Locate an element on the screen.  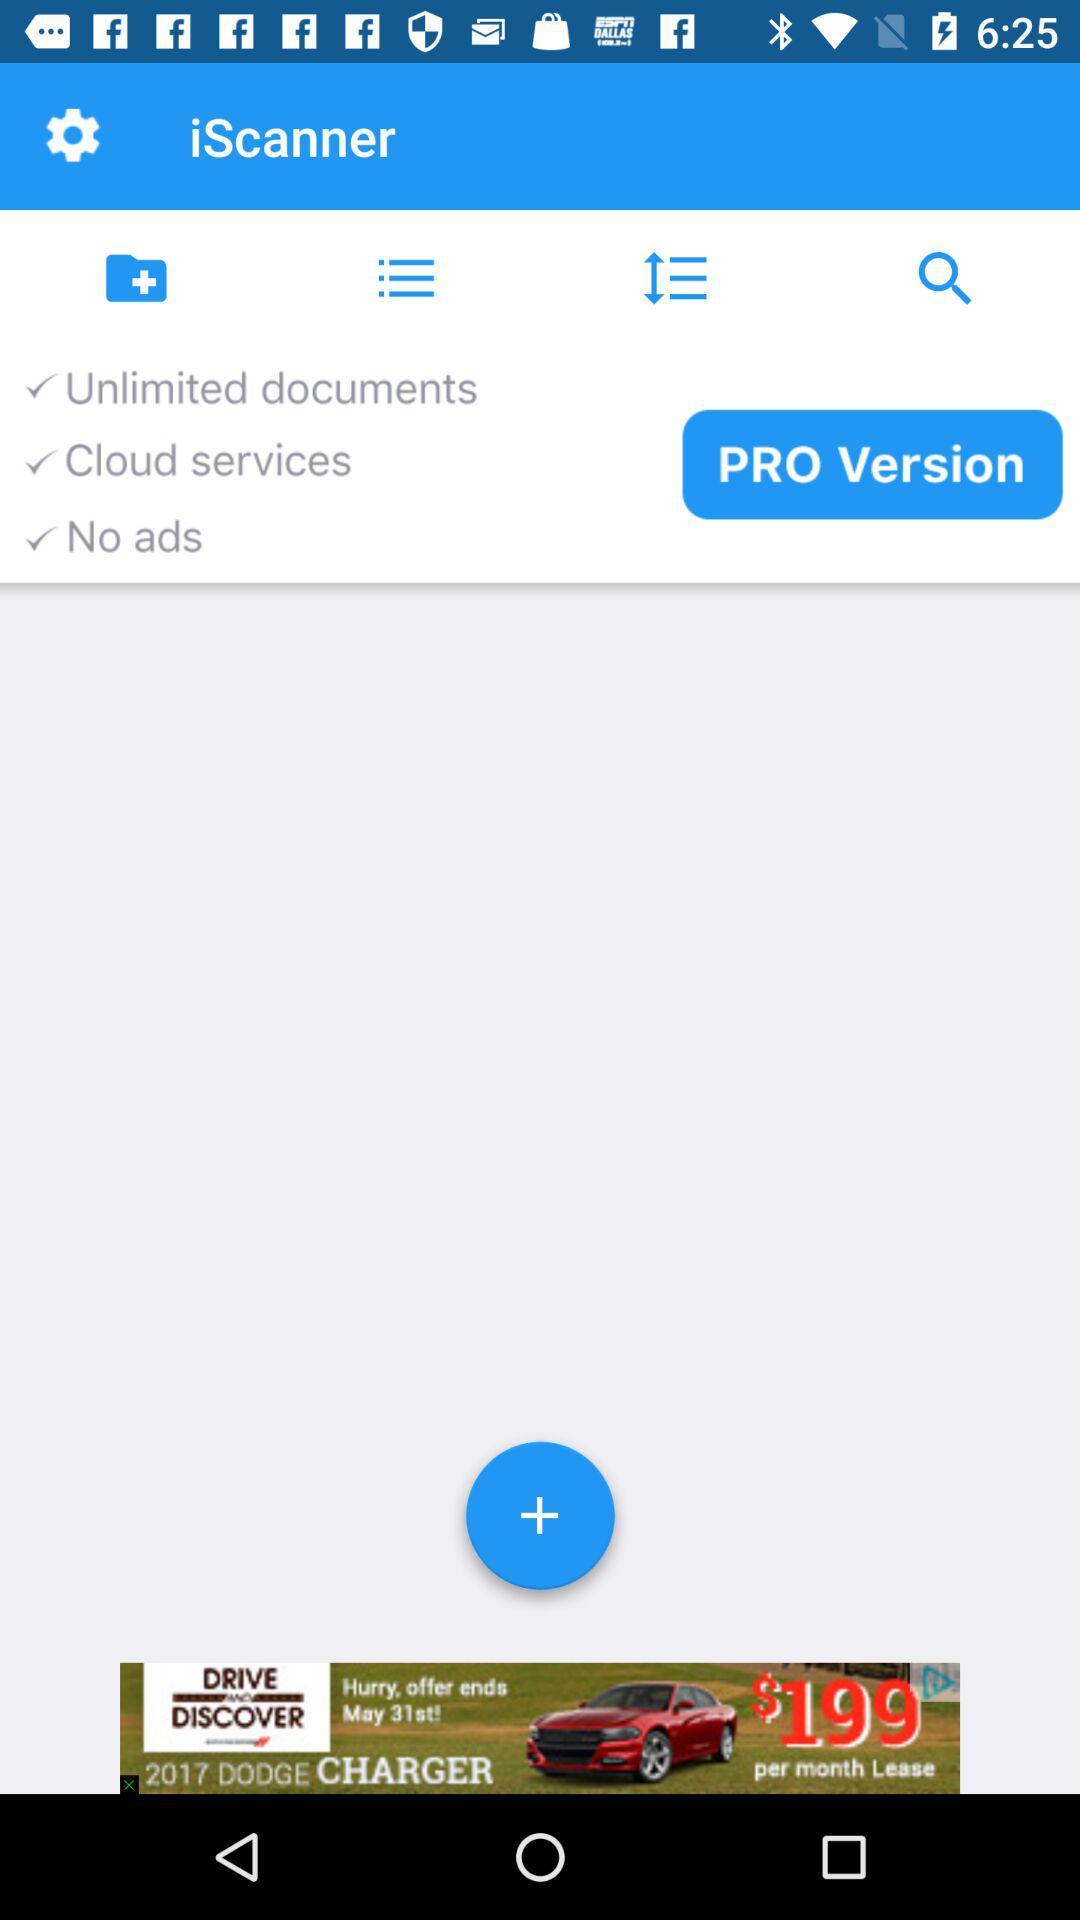
the item at the bottom left corner is located at coordinates (137, 1775).